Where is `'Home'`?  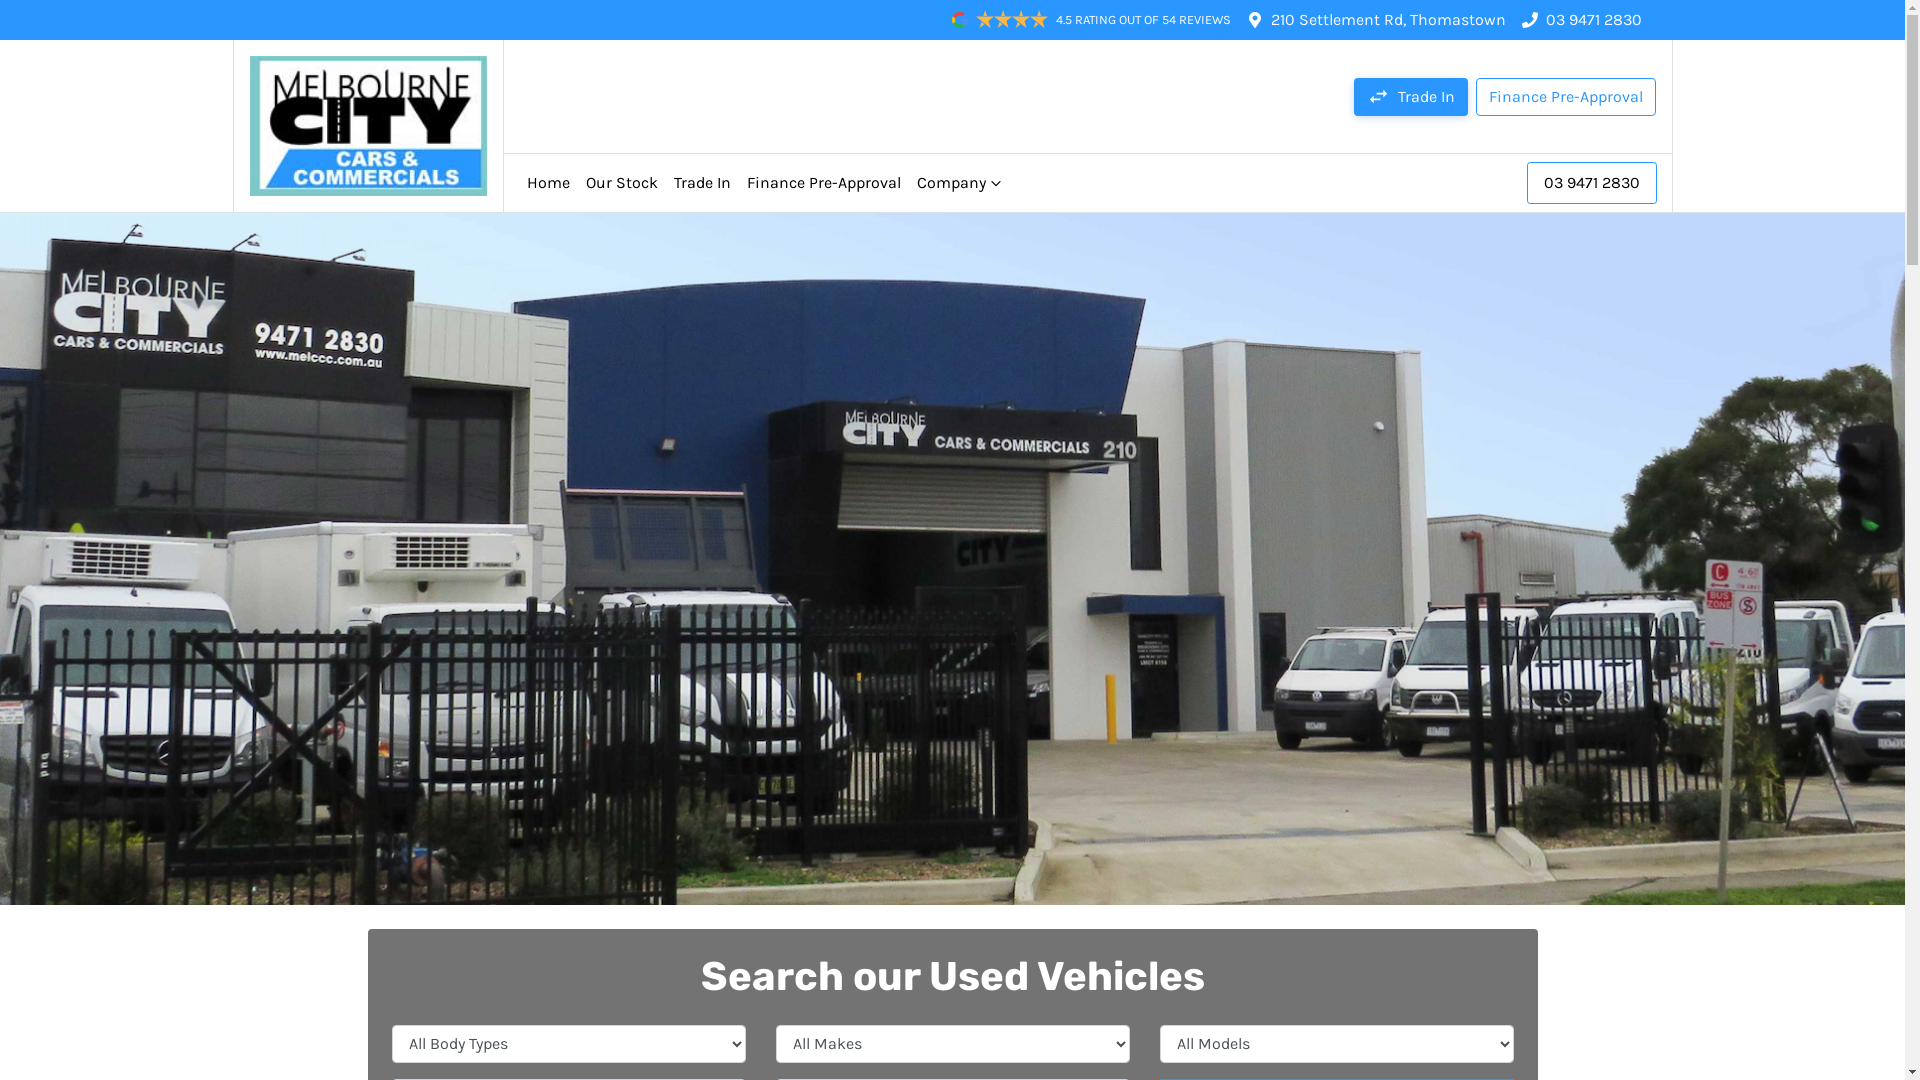
'Home' is located at coordinates (548, 182).